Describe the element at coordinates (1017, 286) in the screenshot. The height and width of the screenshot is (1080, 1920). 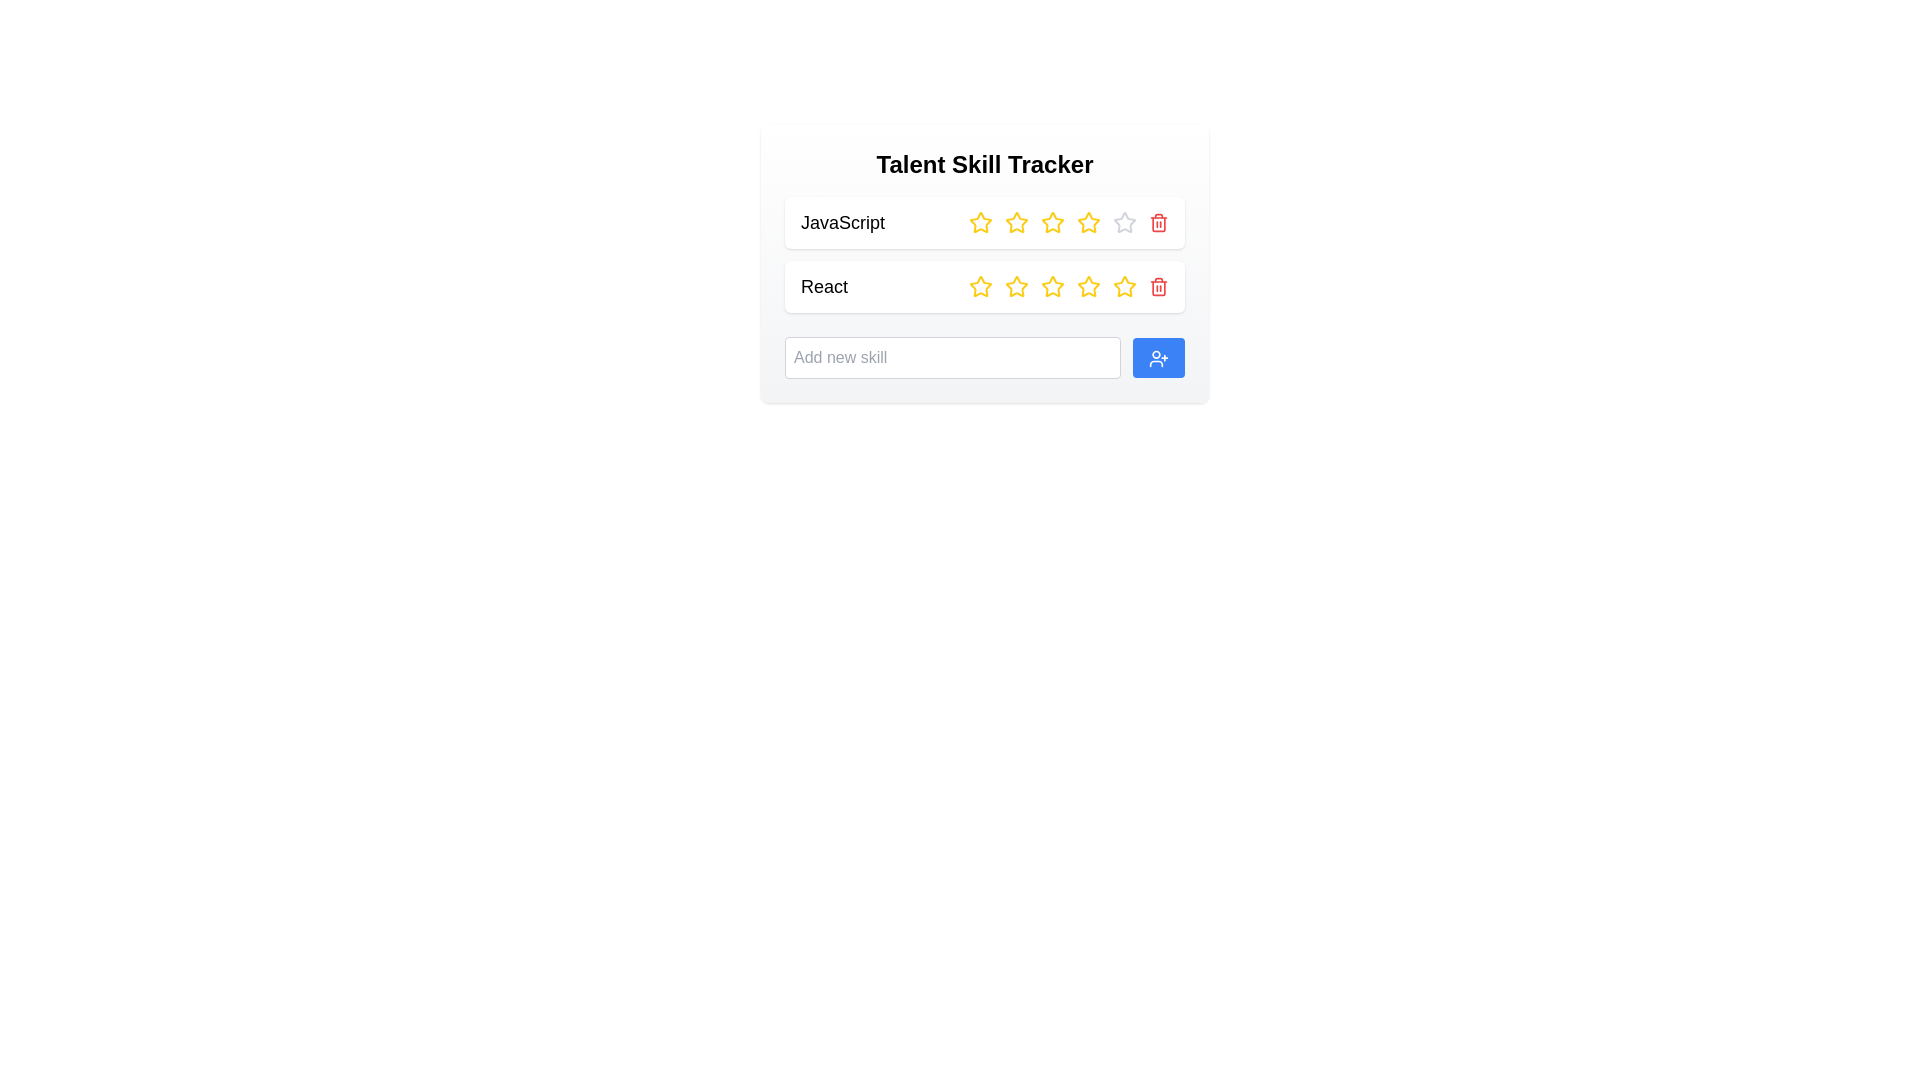
I see `the second star icon in the rating system for the 'React' skill` at that location.